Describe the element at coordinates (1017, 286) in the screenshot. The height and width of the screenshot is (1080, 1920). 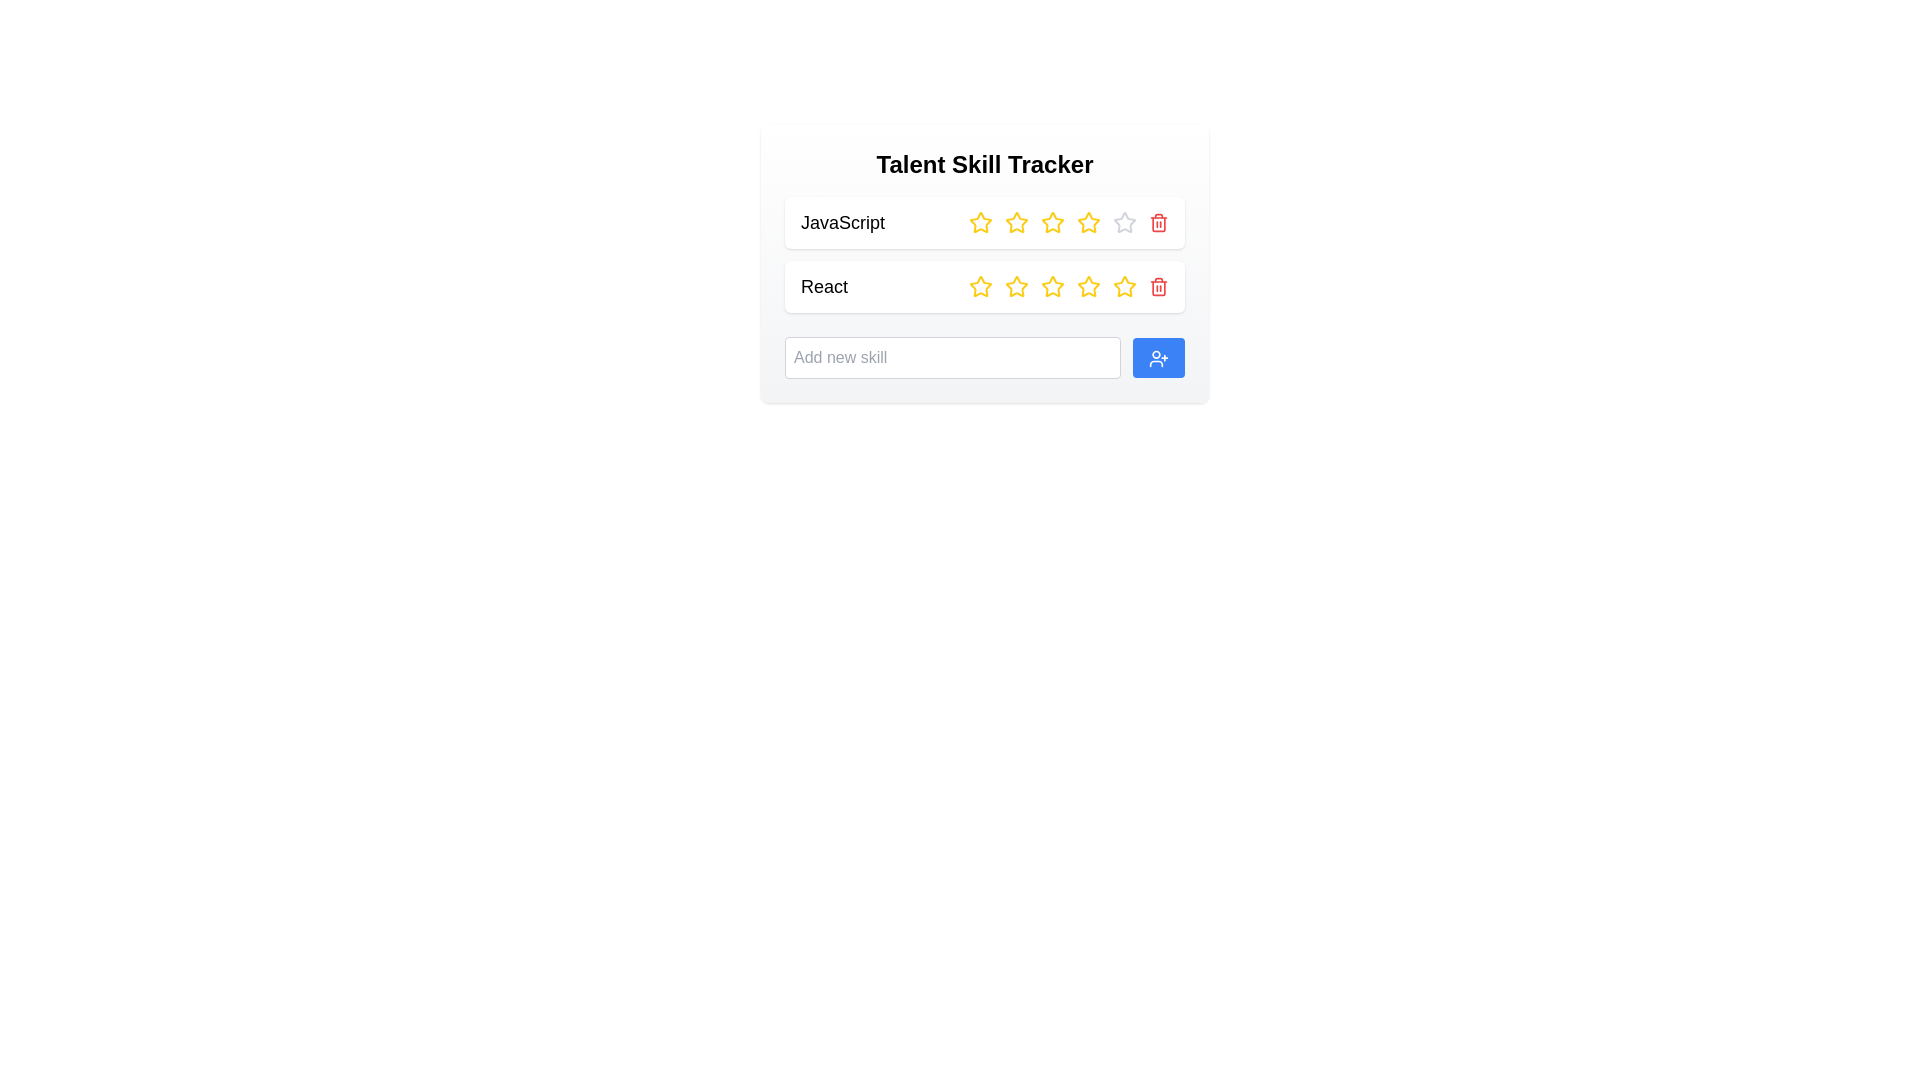
I see `the second star icon in the rating system for the 'React' skill` at that location.